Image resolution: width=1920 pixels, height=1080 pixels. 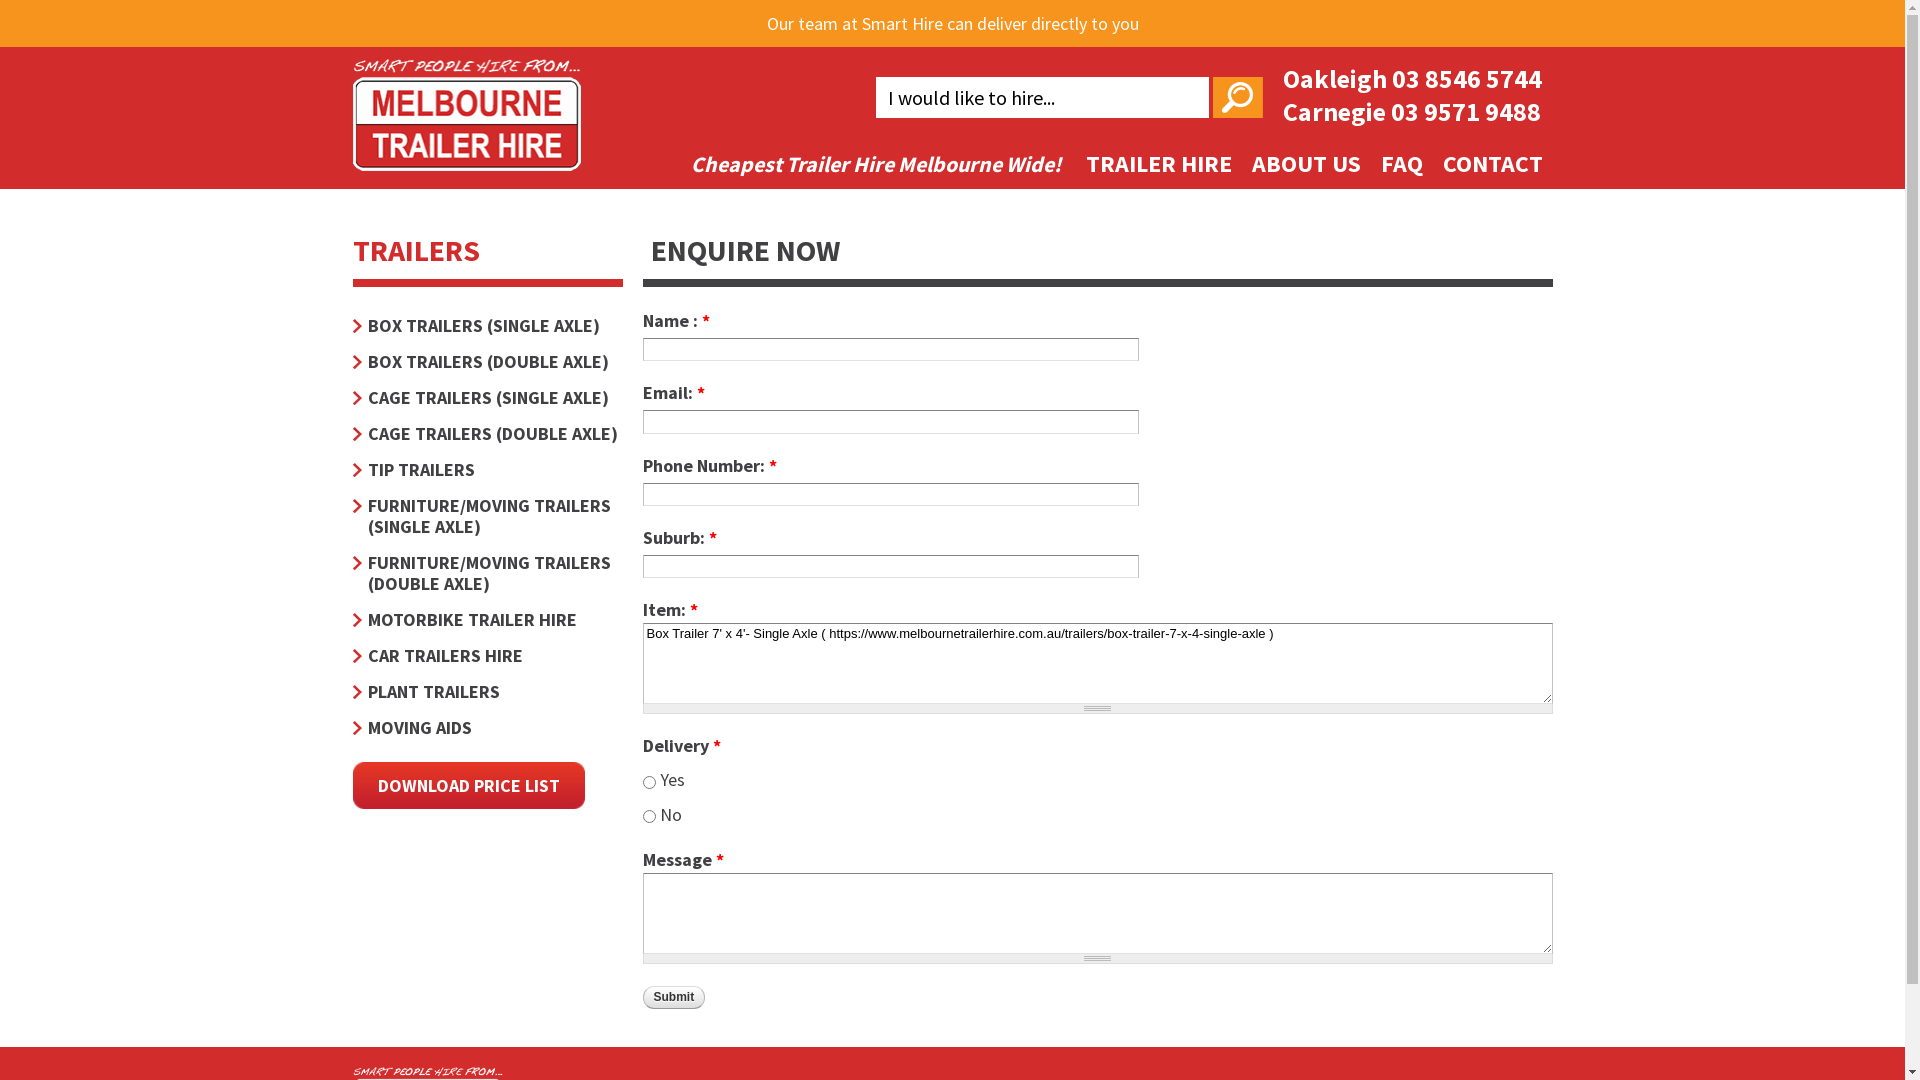 What do you see at coordinates (1158, 162) in the screenshot?
I see `'TRAILER HIRE'` at bounding box center [1158, 162].